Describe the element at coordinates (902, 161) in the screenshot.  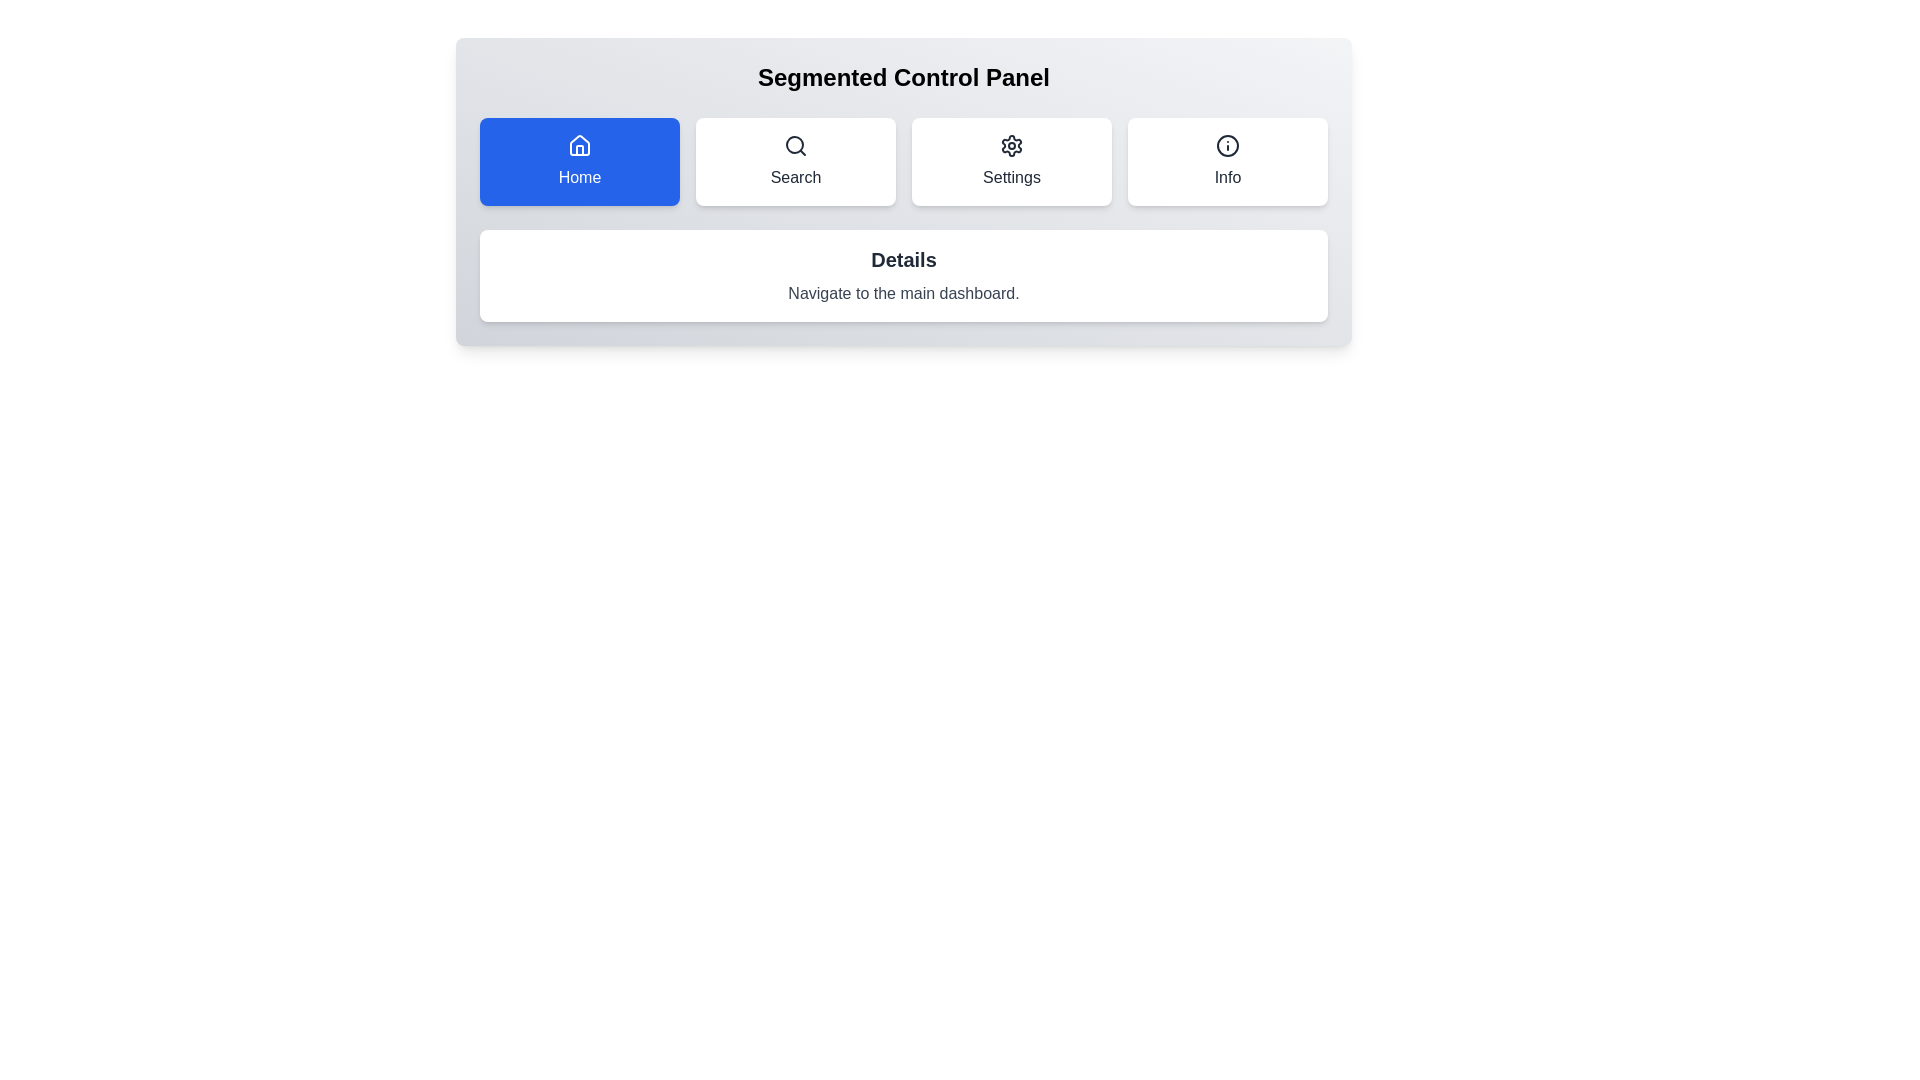
I see `a button in the Navigation bar located beneath the heading 'Segmented Control Panel'` at that location.